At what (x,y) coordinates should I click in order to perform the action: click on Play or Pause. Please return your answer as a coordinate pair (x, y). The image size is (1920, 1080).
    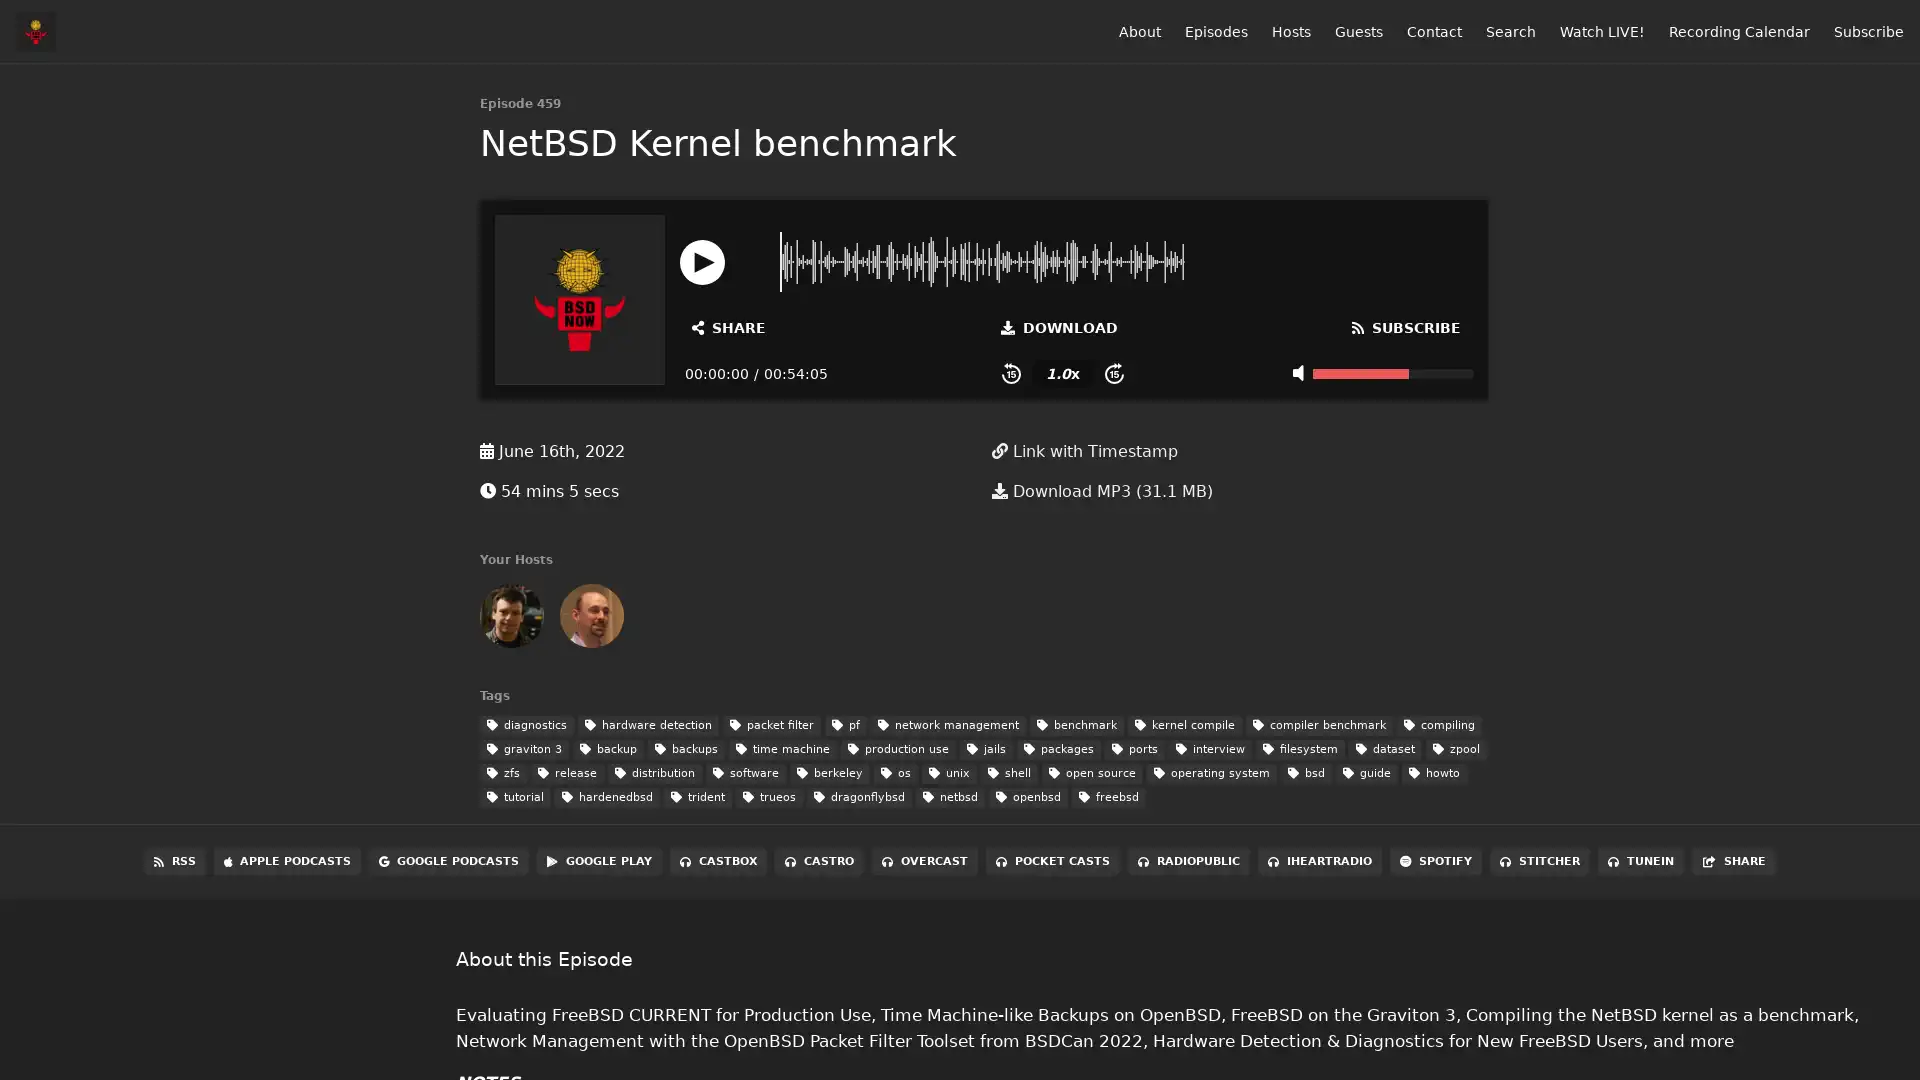
    Looking at the image, I should click on (702, 260).